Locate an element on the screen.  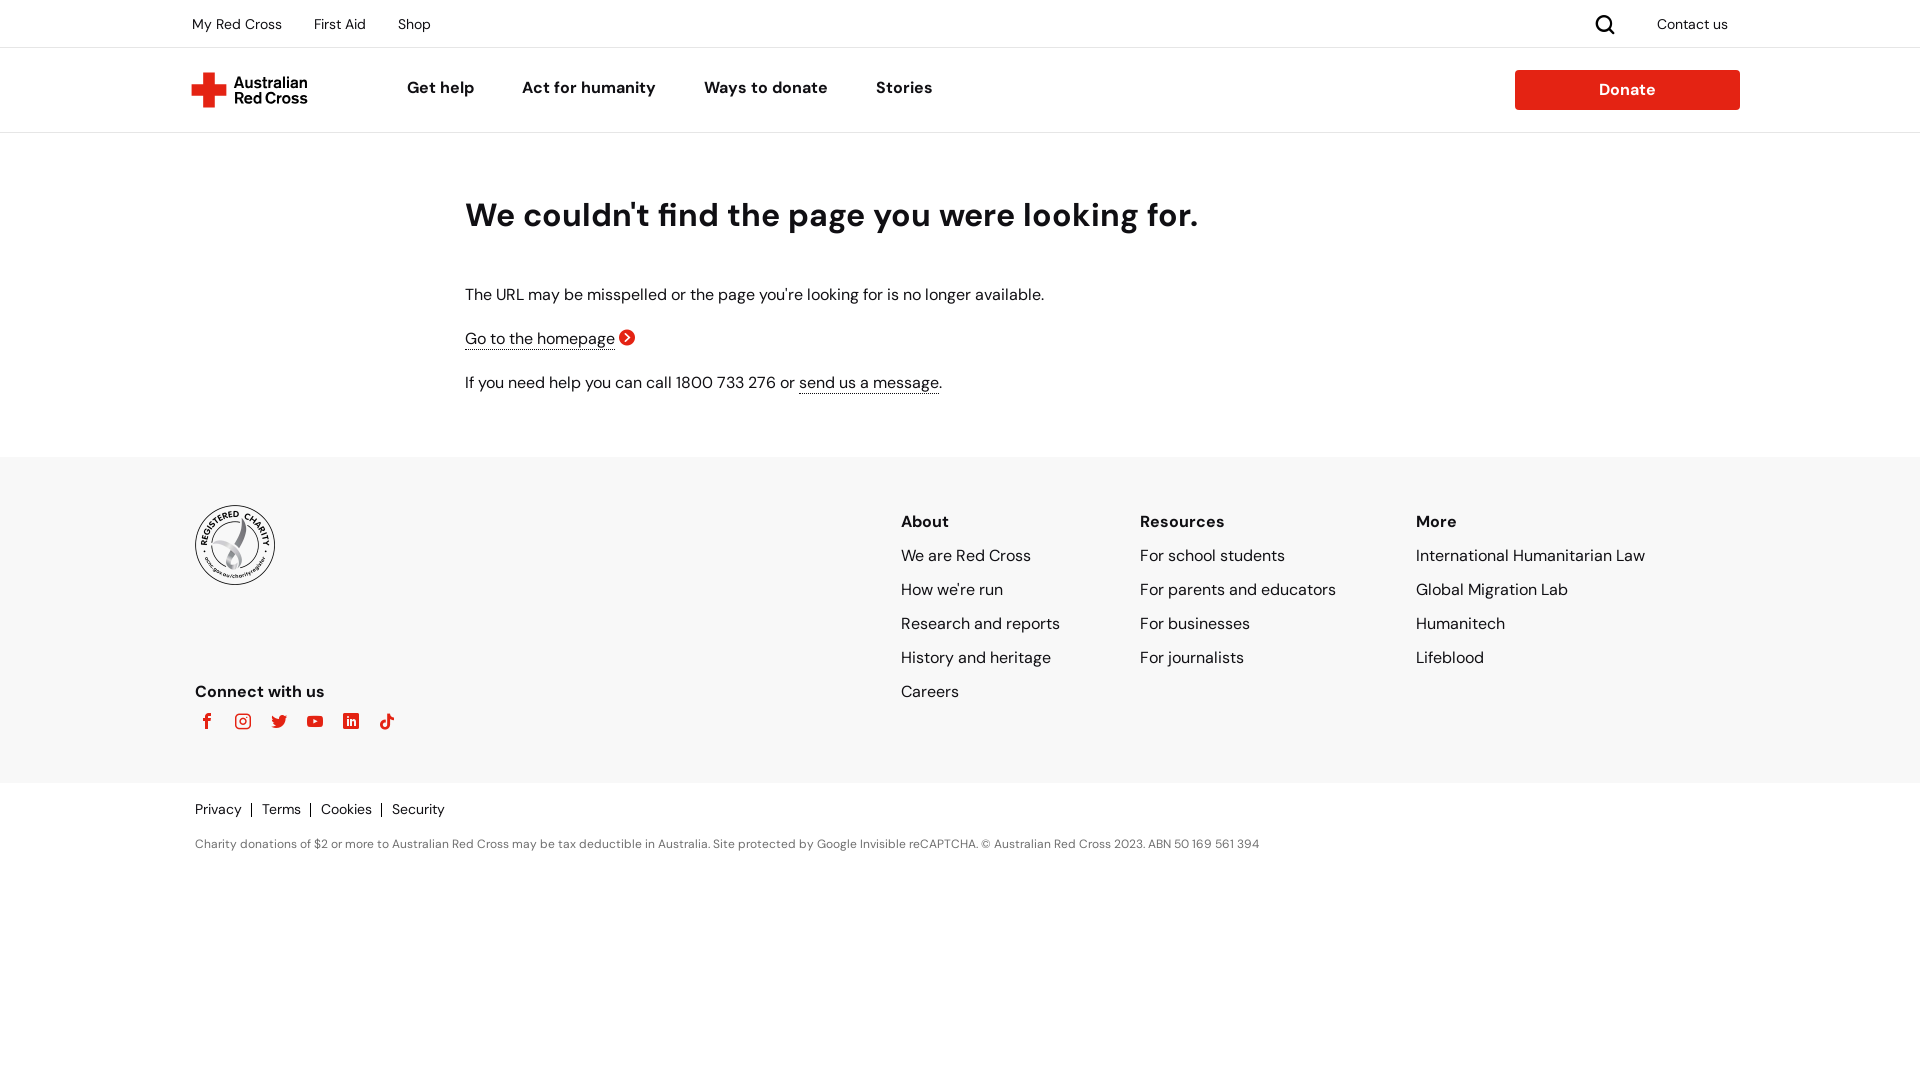
'More' is located at coordinates (1435, 520).